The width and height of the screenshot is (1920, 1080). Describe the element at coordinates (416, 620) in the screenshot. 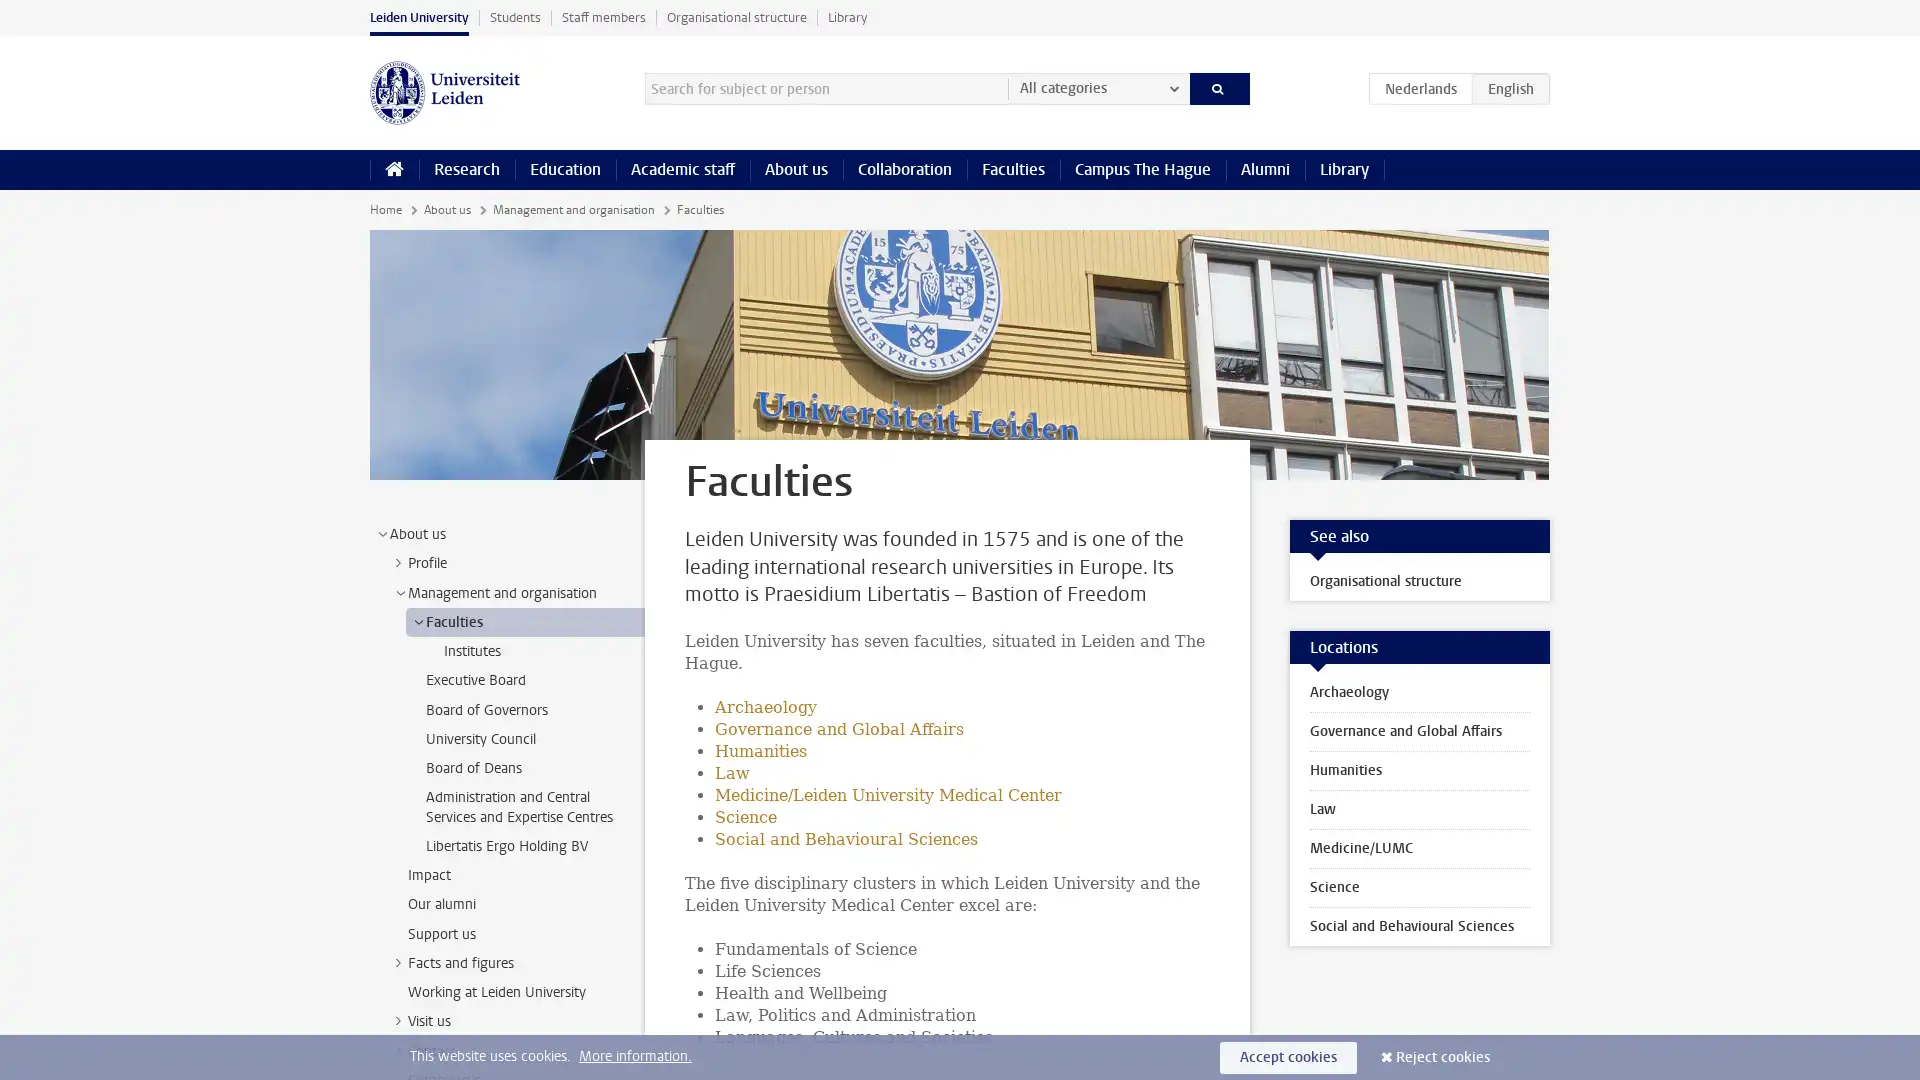

I see `>` at that location.